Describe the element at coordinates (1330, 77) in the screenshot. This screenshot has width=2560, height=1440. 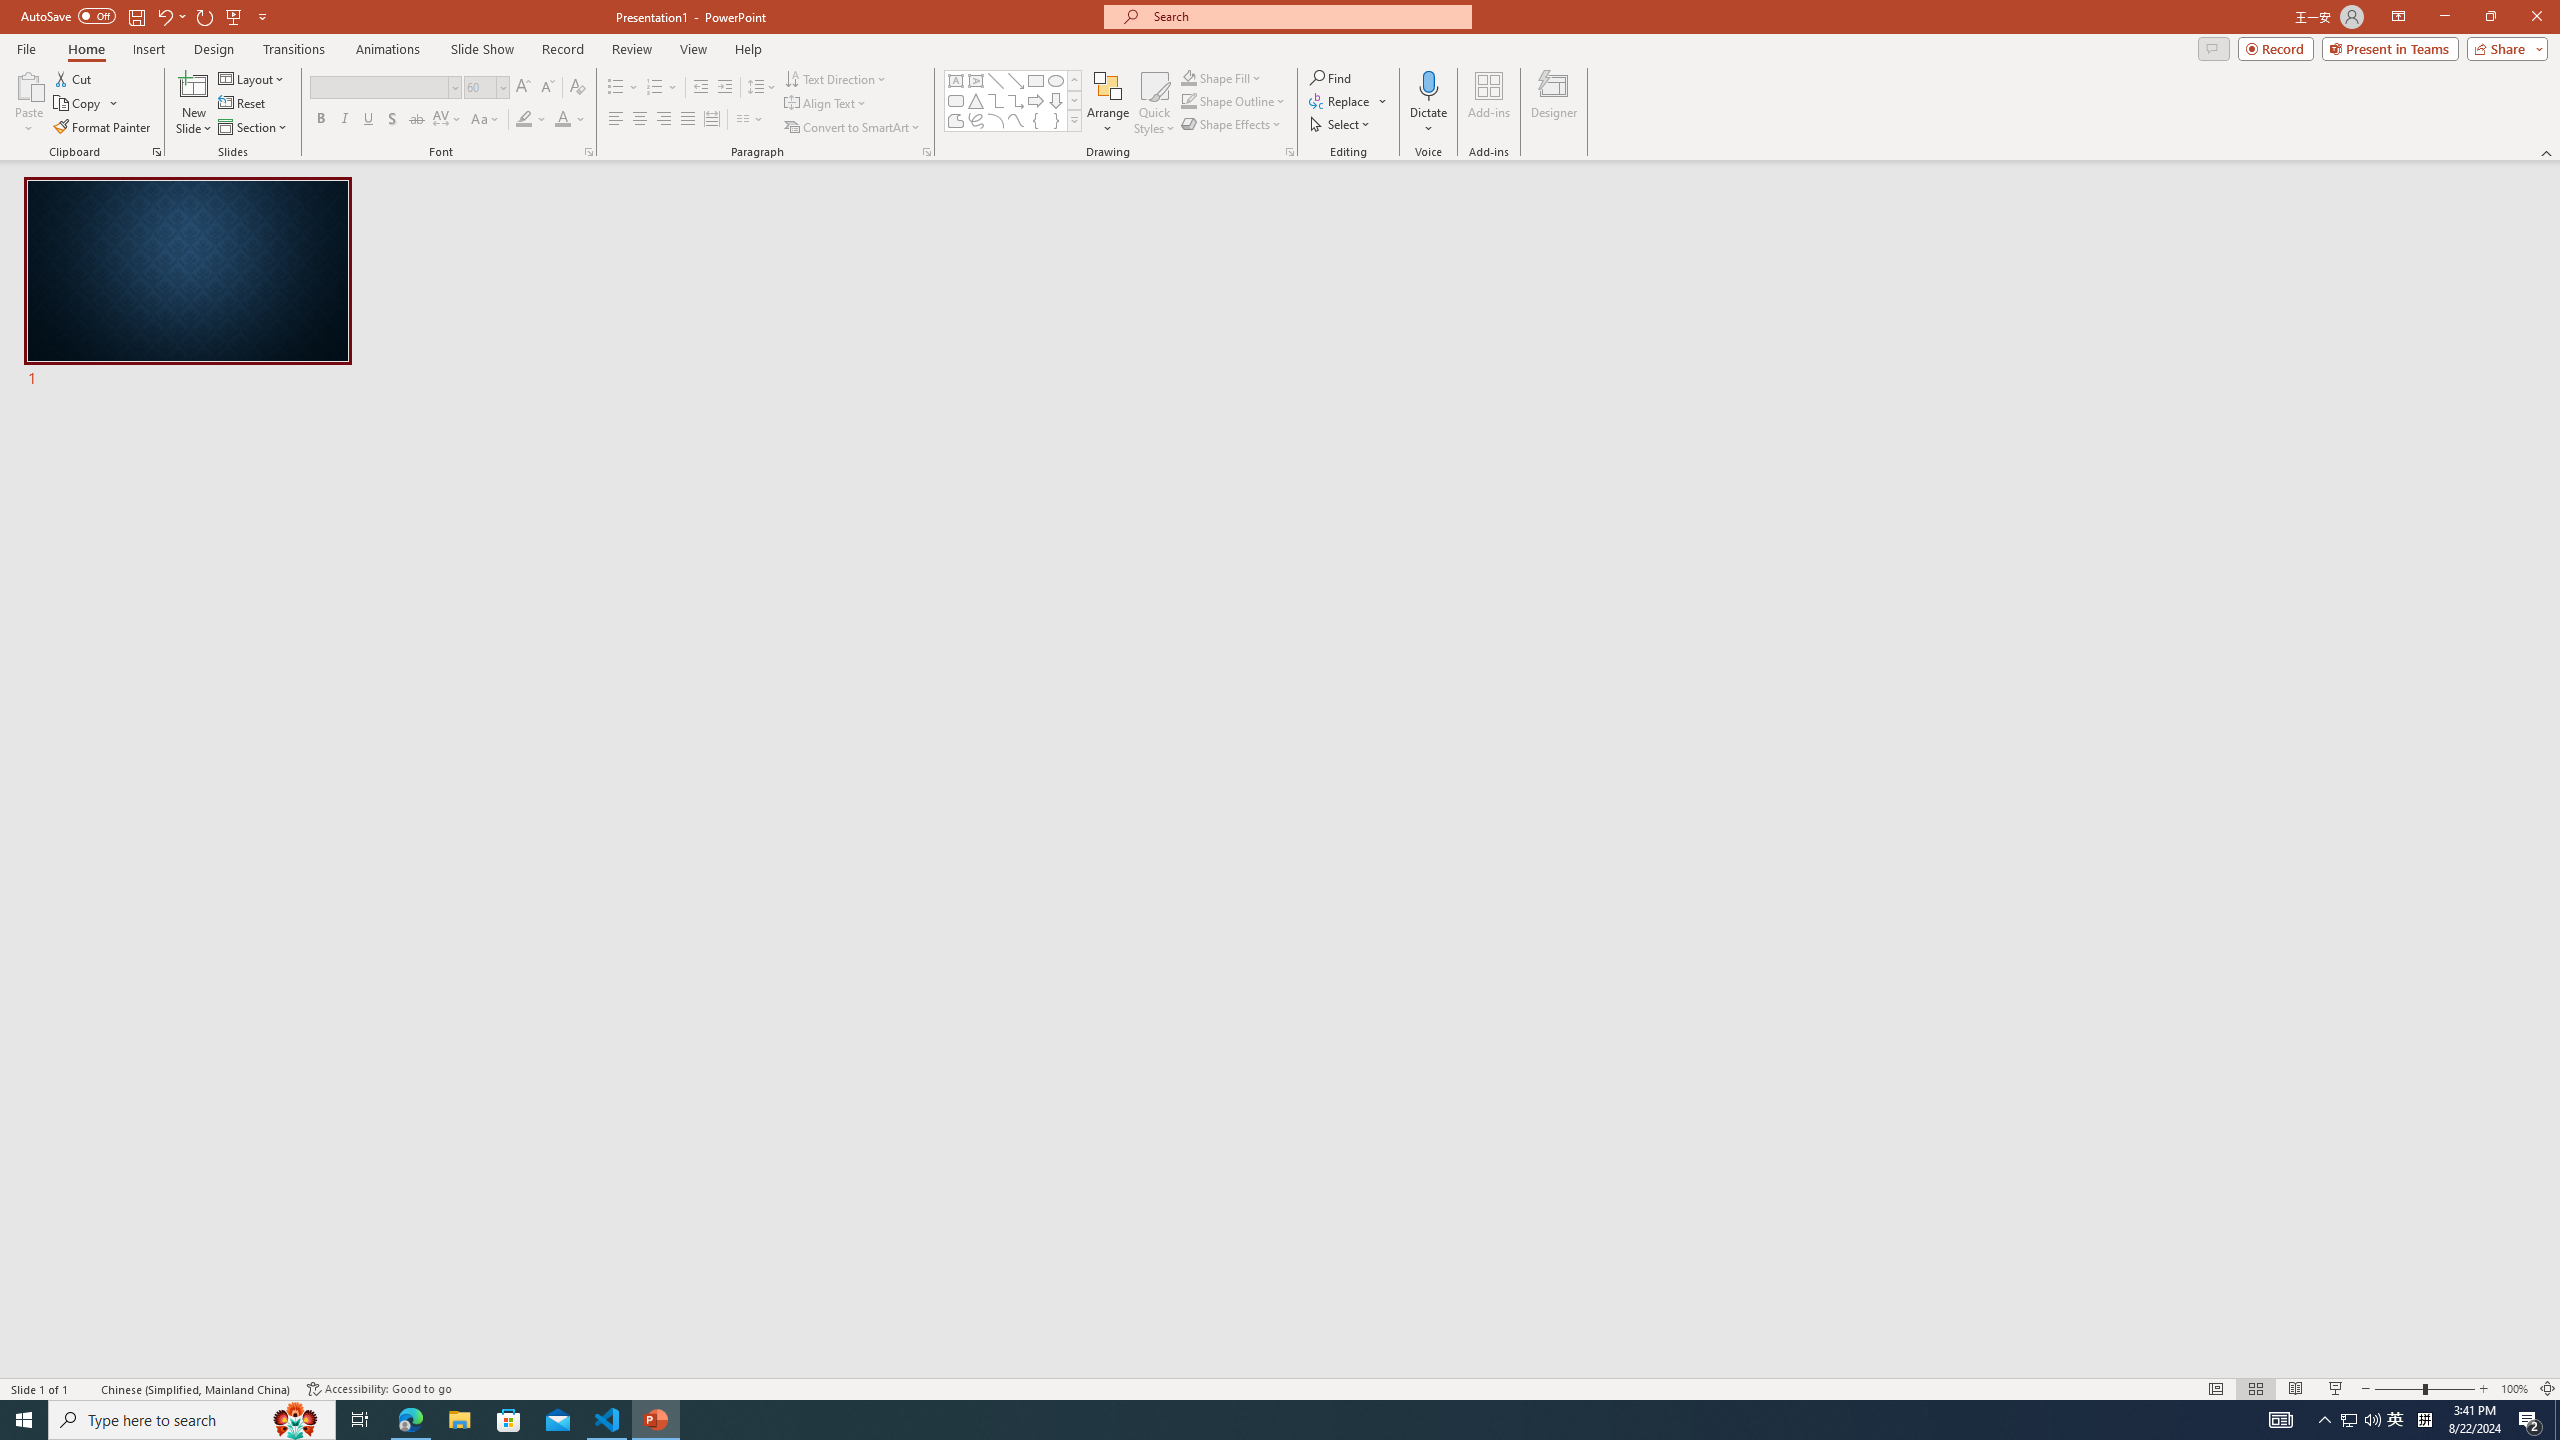
I see `'Find...'` at that location.